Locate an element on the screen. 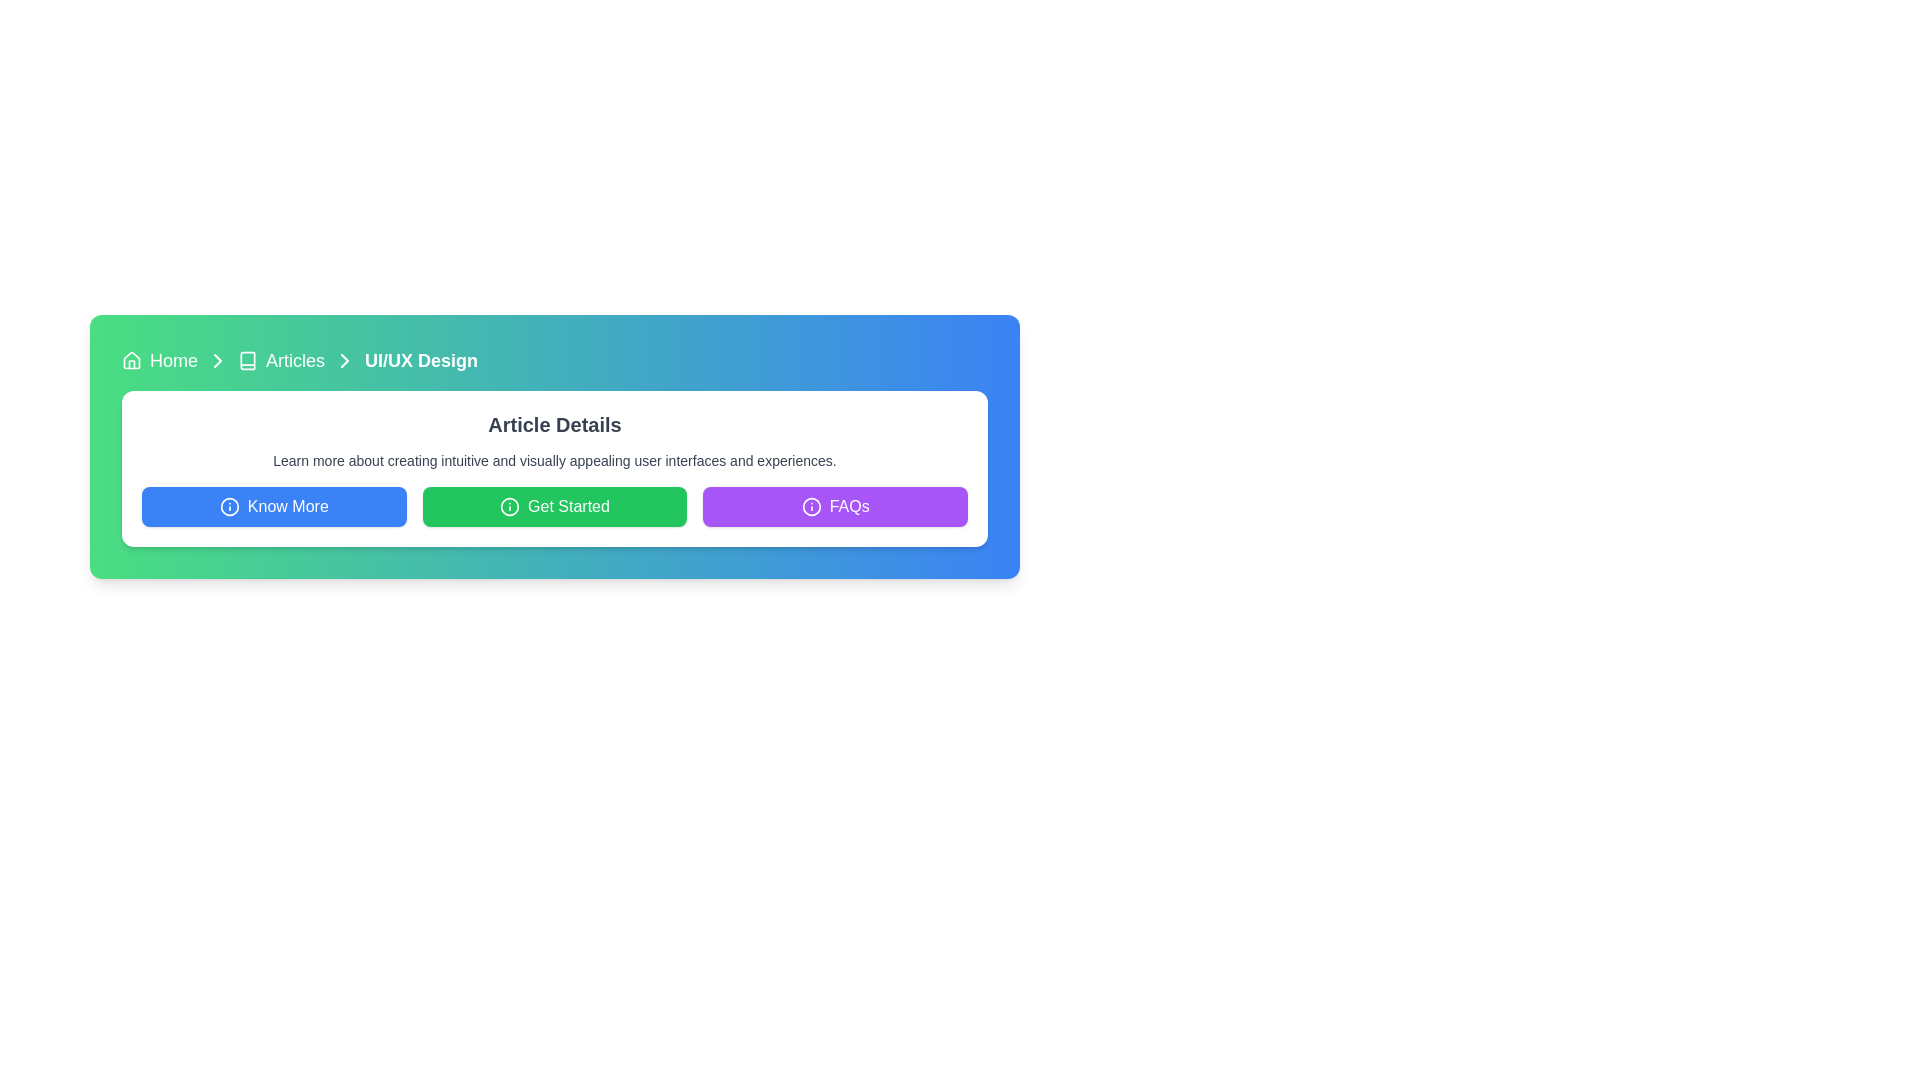 The width and height of the screenshot is (1920, 1080). the 'Articles' breadcrumb link with an icon located in the top-left corner of the interface is located at coordinates (280, 361).